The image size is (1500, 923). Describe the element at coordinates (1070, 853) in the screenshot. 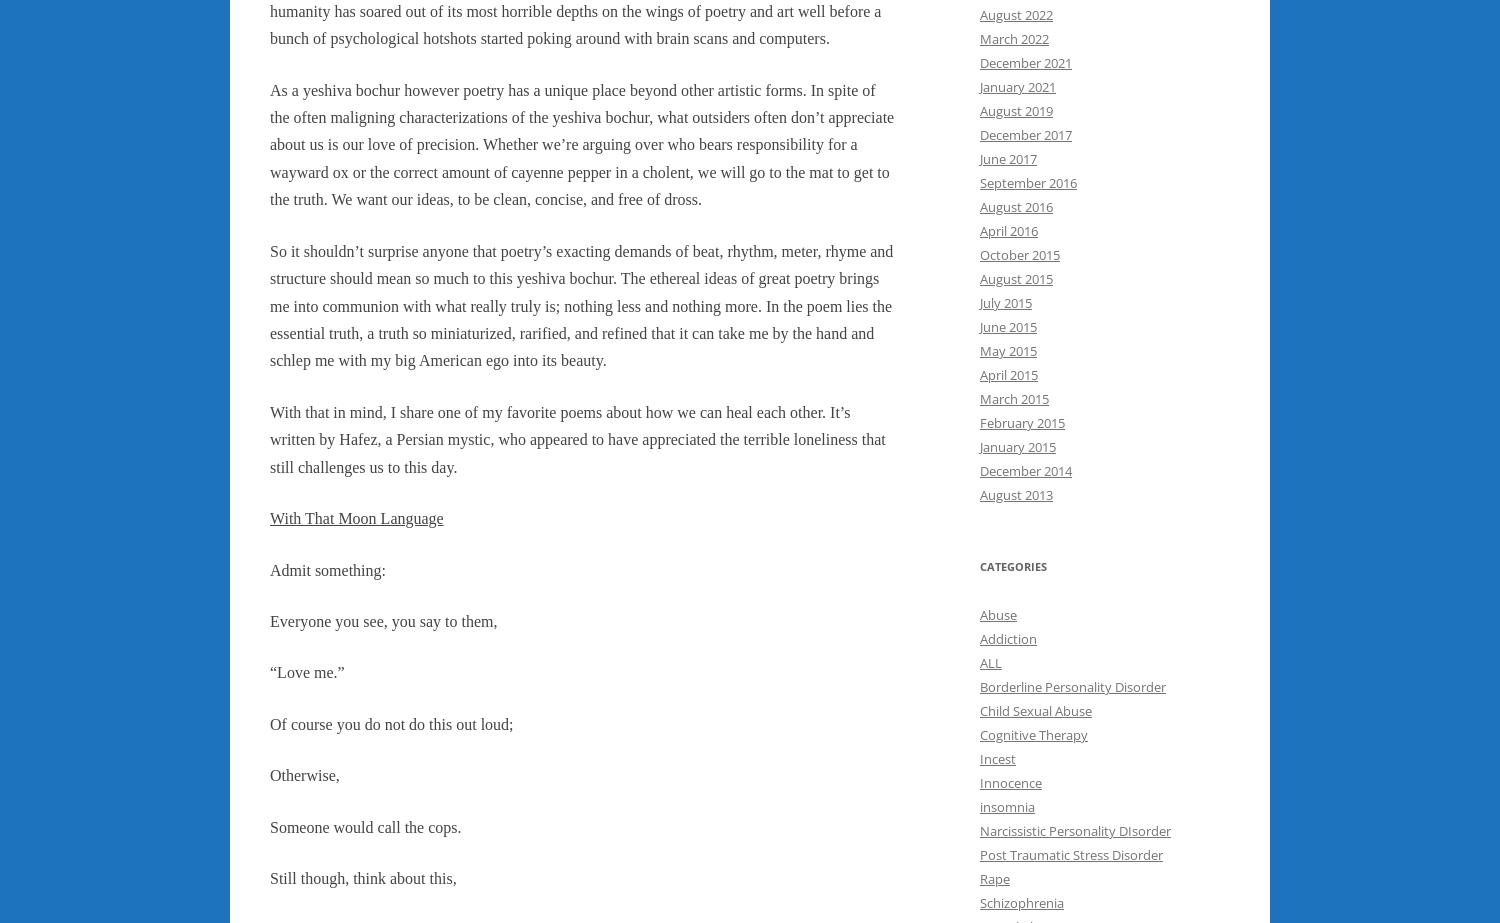

I see `'Post Traumatic Stress Disorder'` at that location.